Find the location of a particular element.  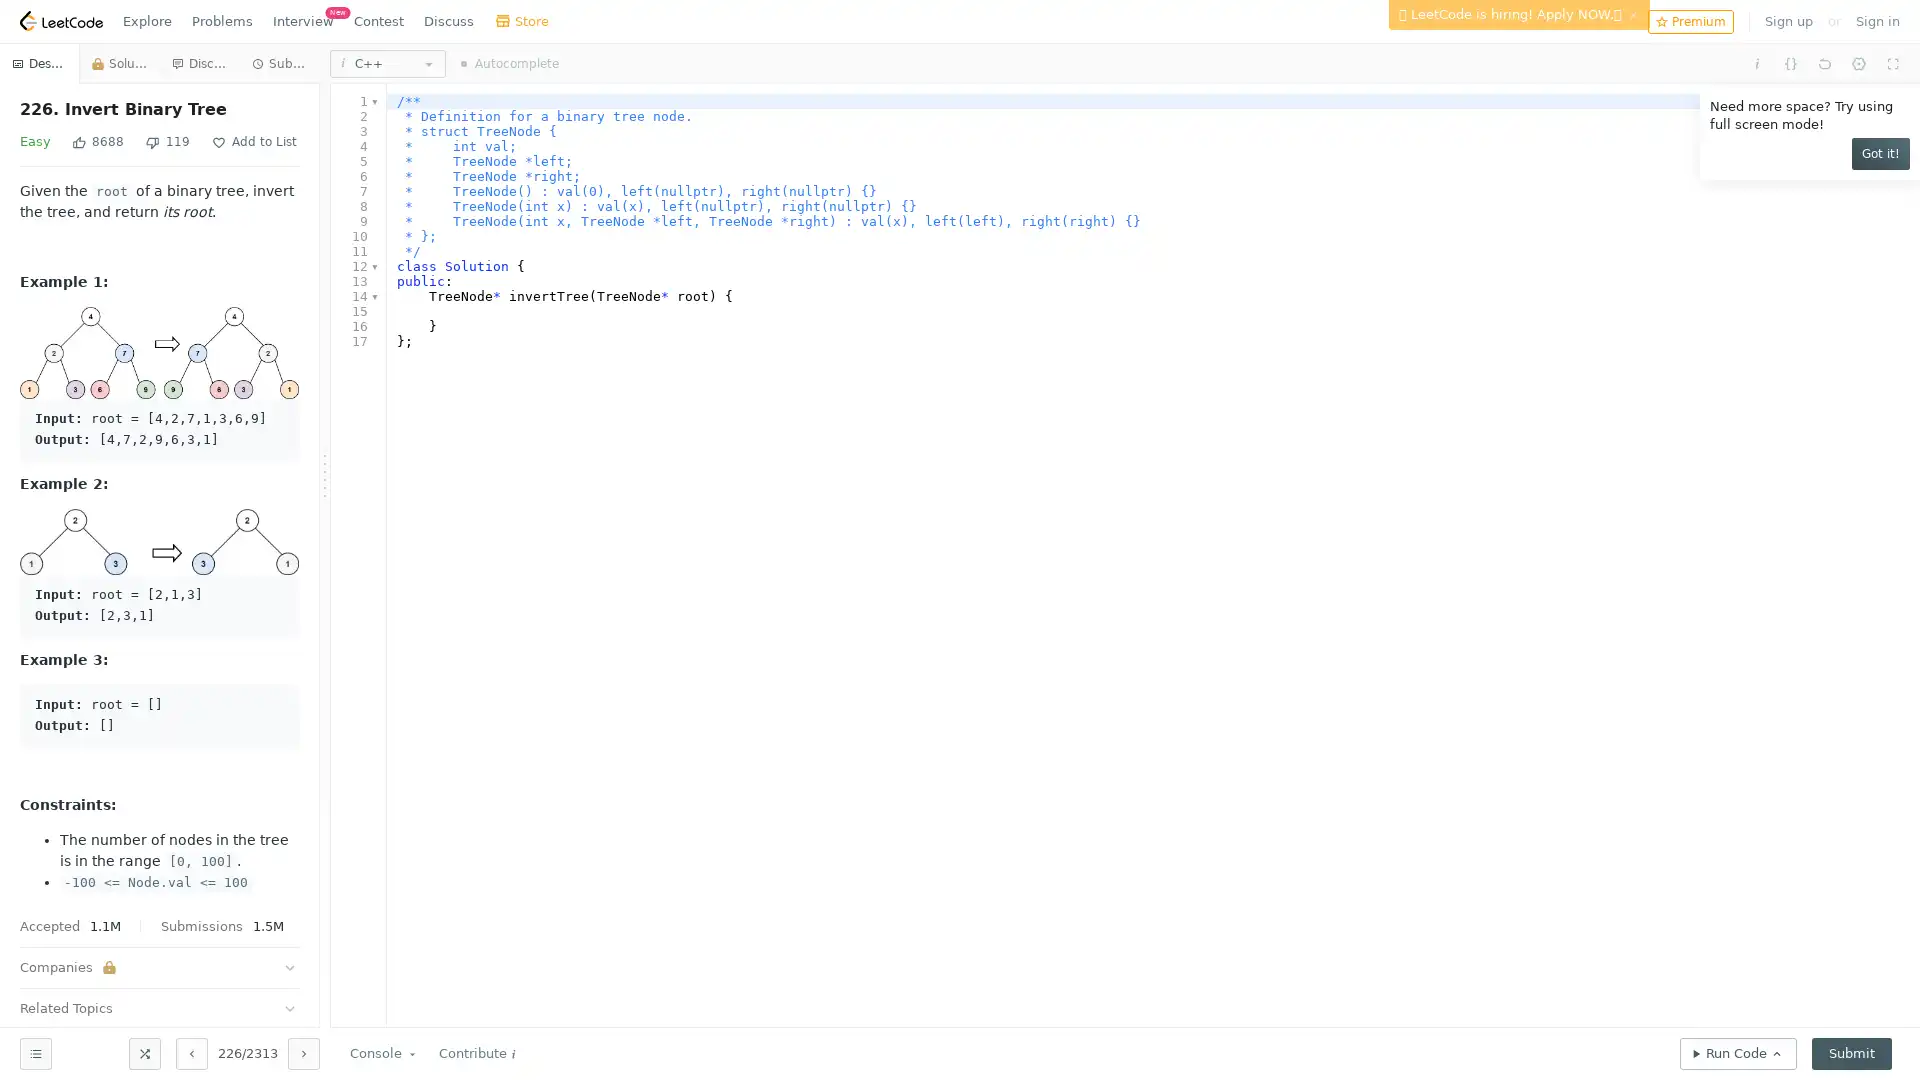

Console is located at coordinates (384, 1052).